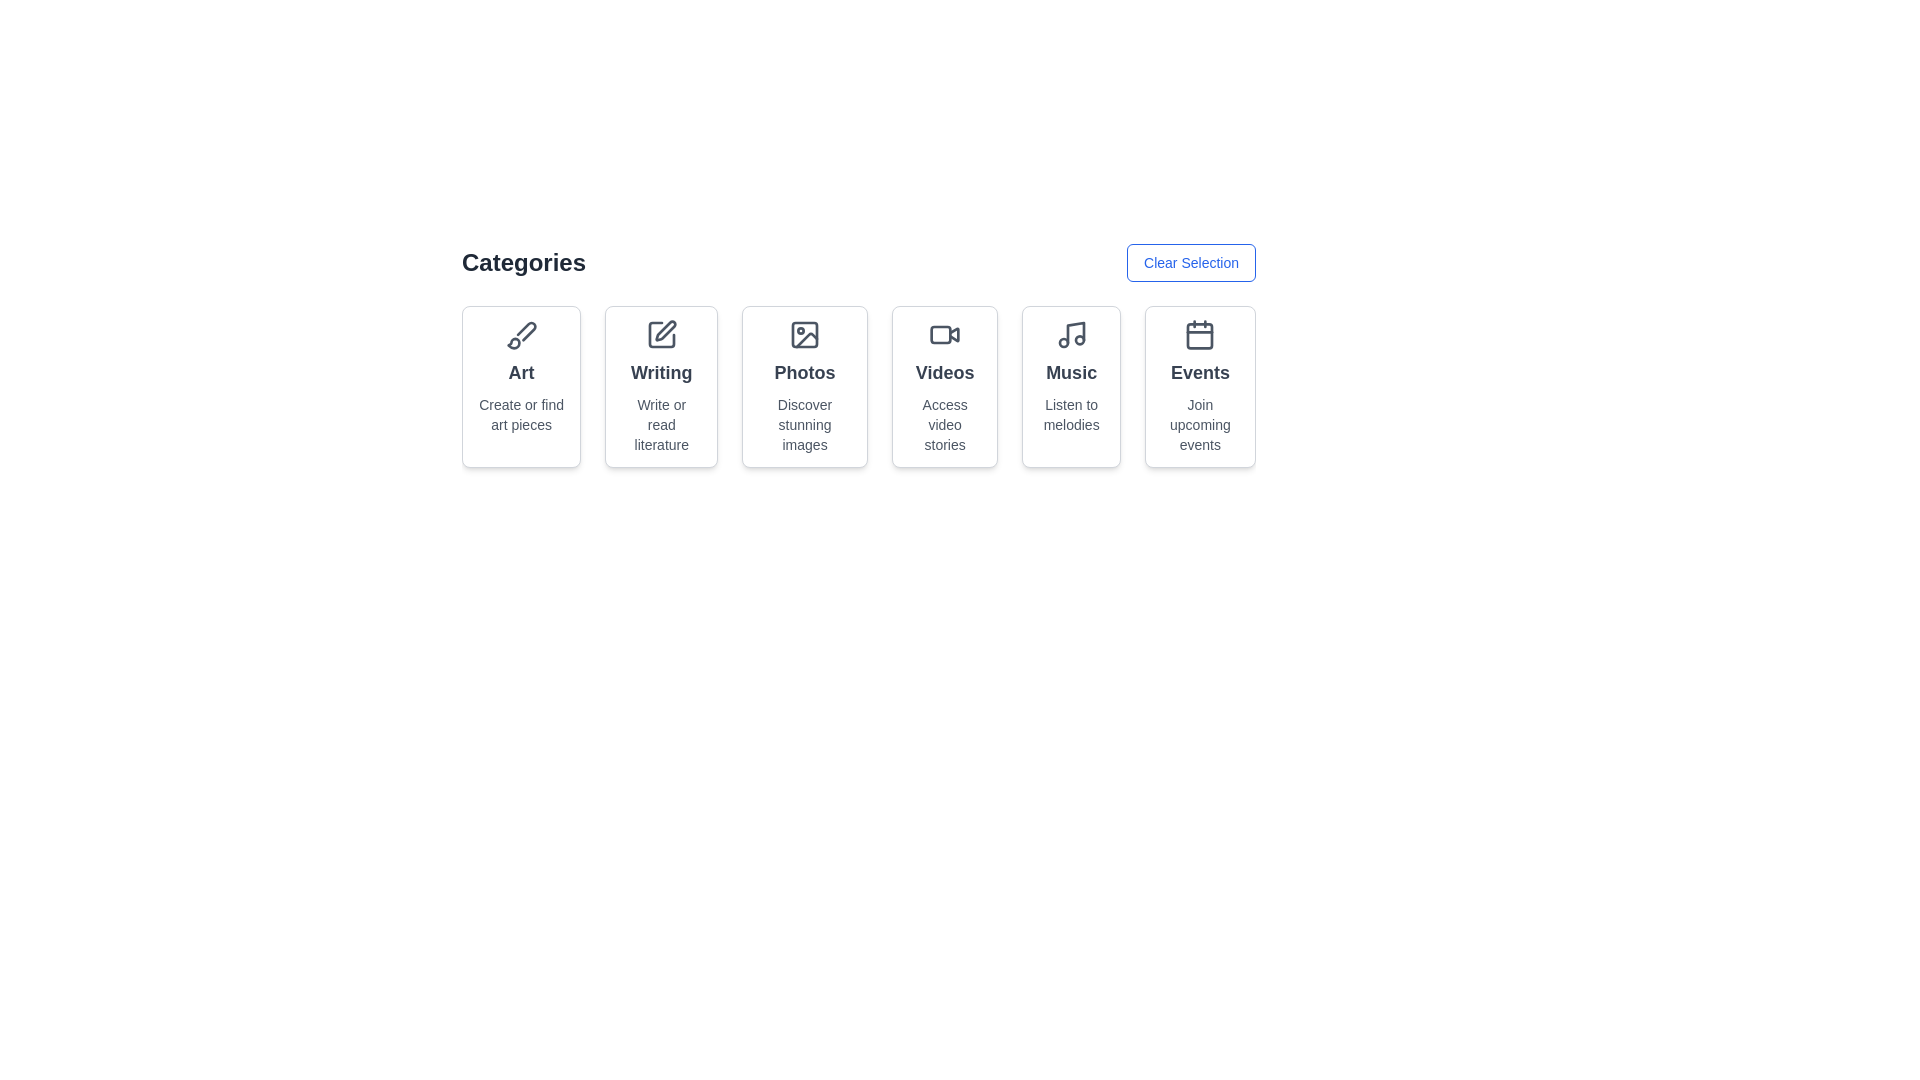 Image resolution: width=1920 pixels, height=1080 pixels. I want to click on the fourth interactive card in the horizontally scrolling row, so click(944, 386).